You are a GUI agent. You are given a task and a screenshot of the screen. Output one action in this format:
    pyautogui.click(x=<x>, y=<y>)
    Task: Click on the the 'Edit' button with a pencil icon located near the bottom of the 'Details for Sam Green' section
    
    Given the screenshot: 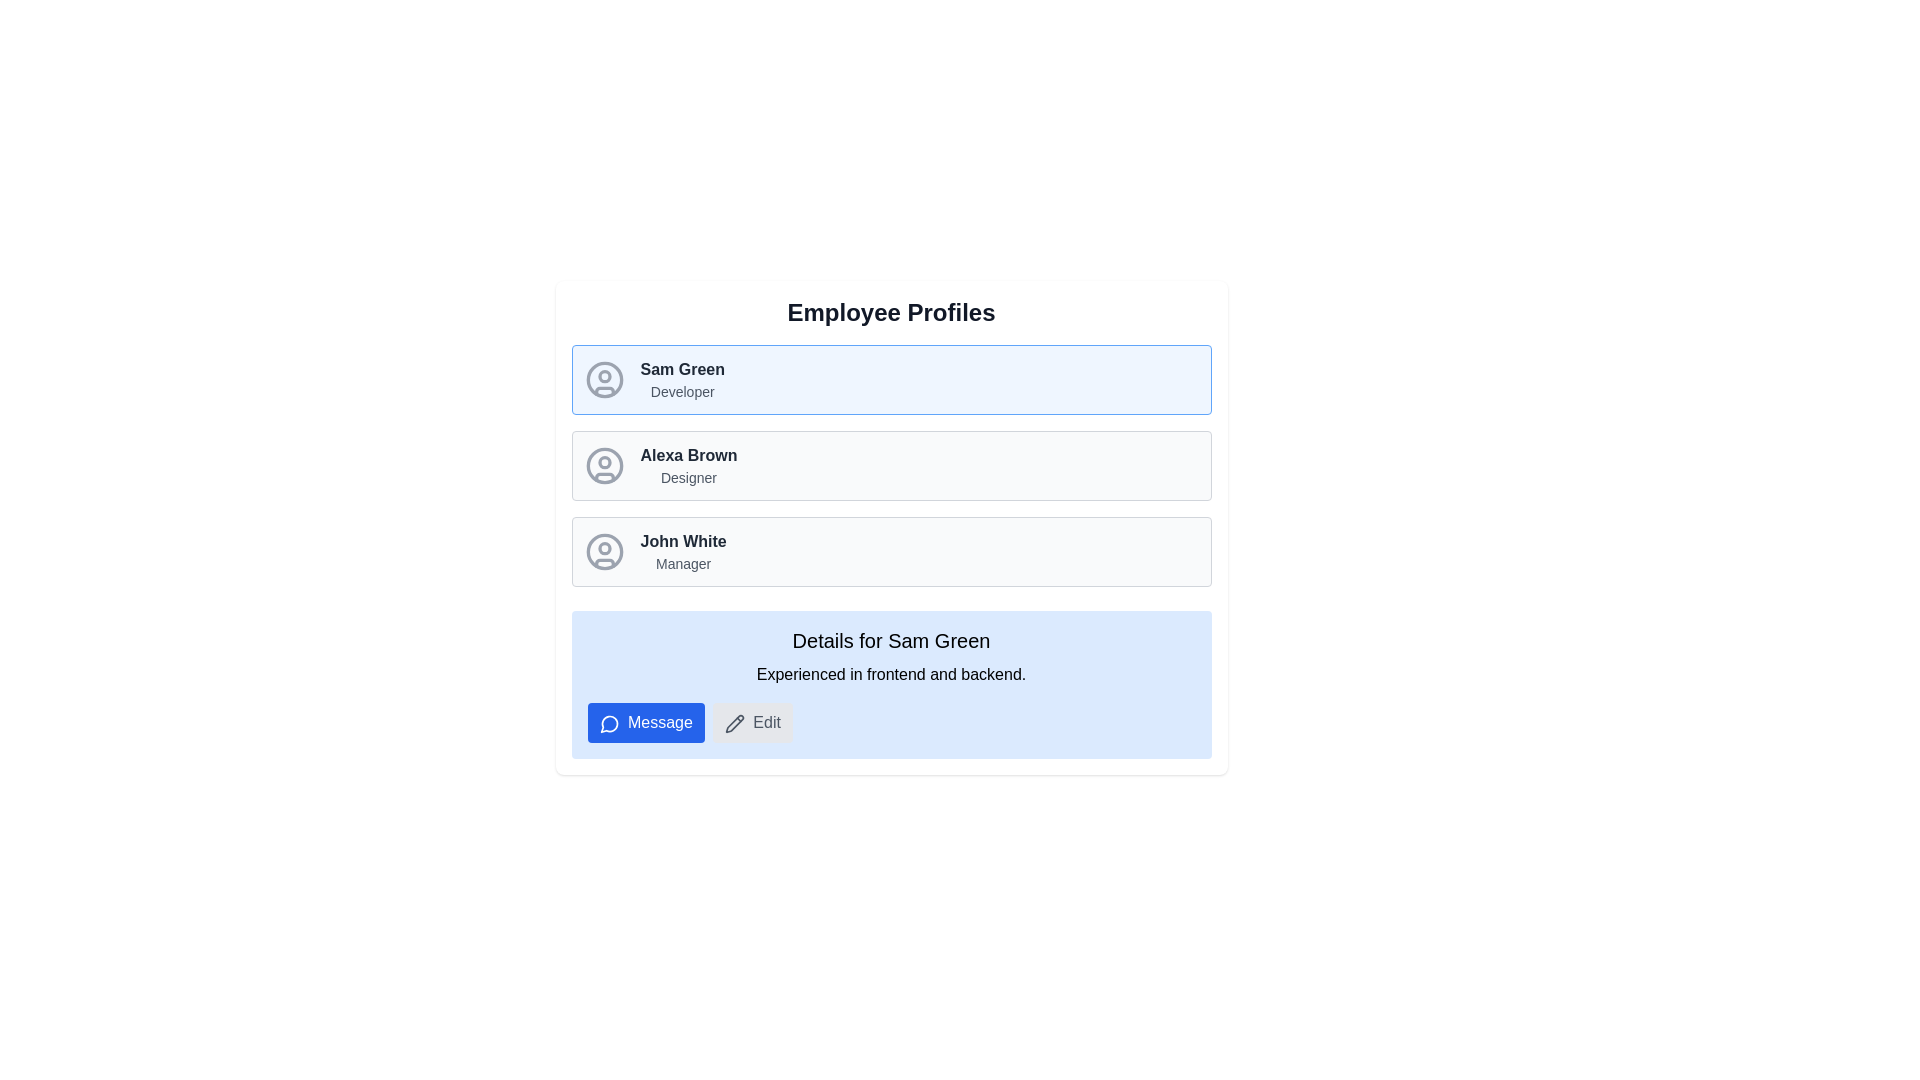 What is the action you would take?
    pyautogui.click(x=751, y=722)
    